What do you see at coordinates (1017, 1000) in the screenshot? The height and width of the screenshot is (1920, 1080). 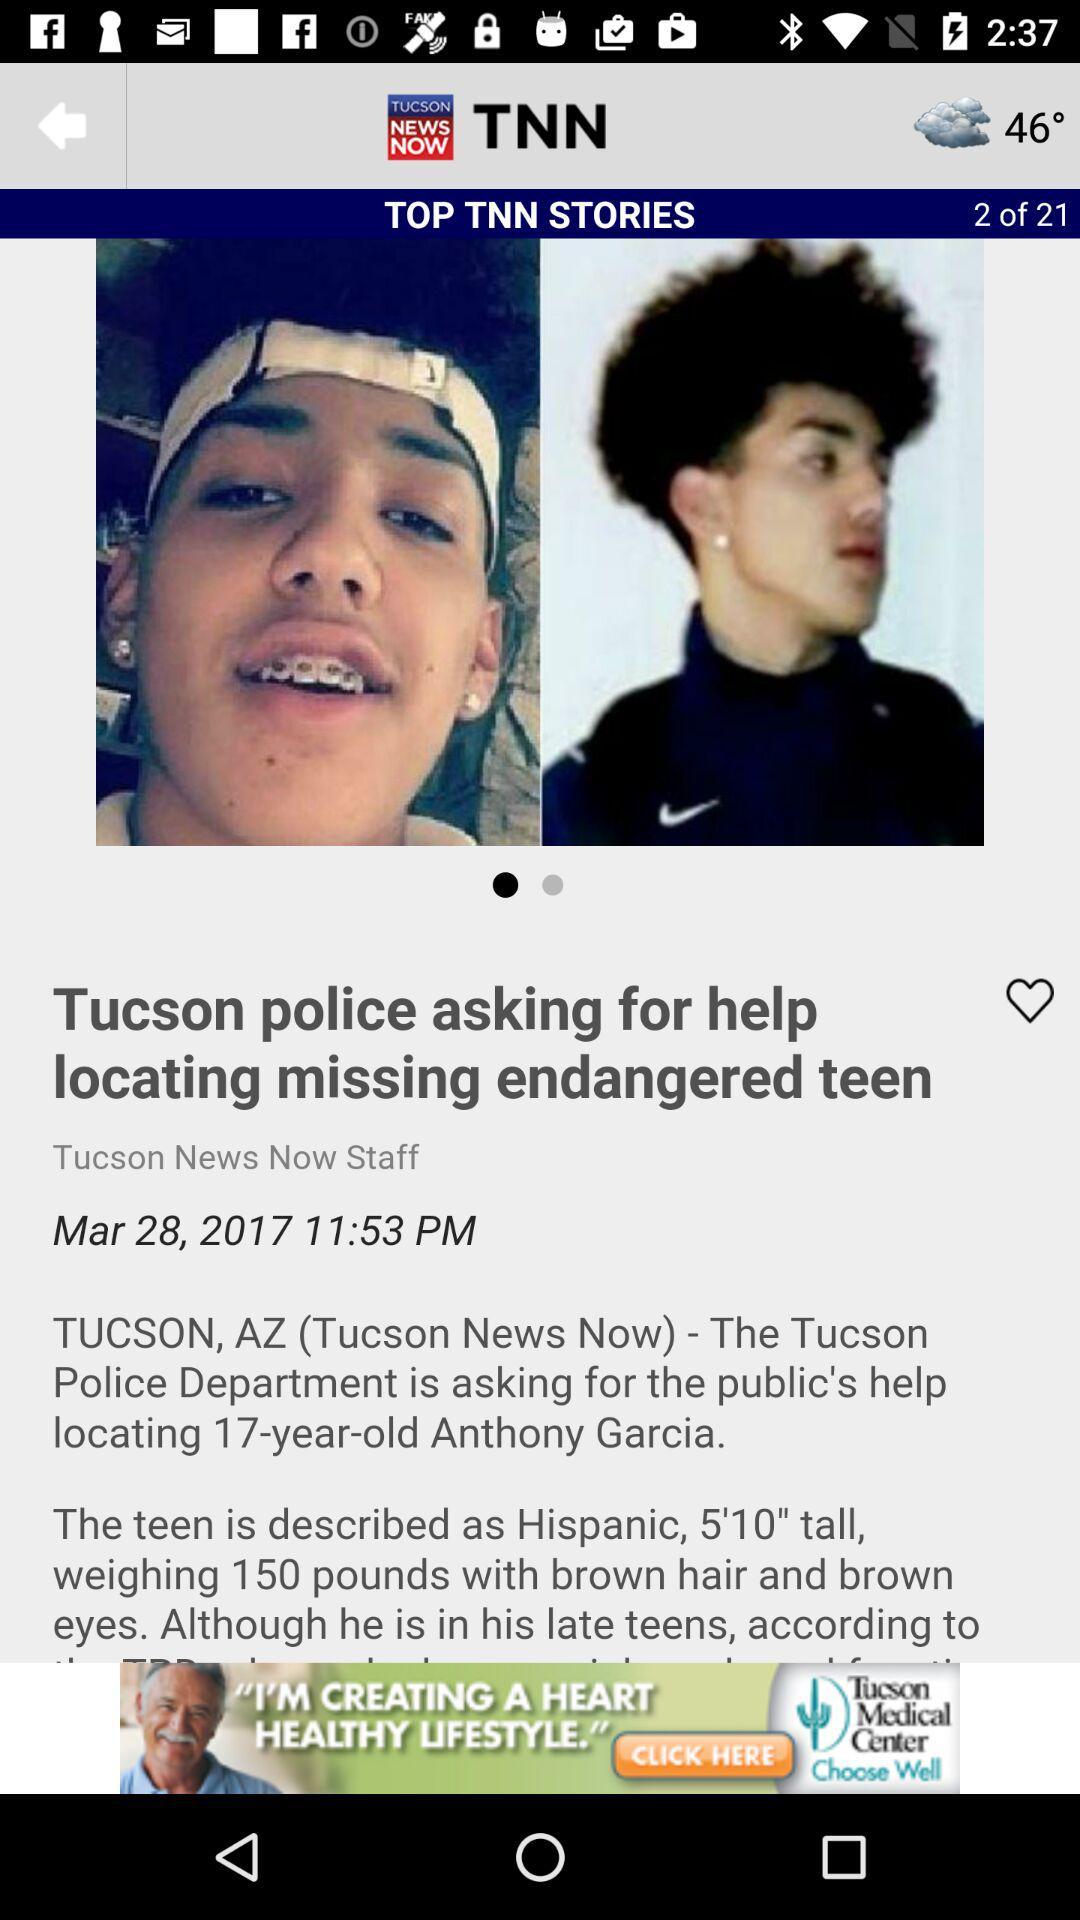 I see `to favorite` at bounding box center [1017, 1000].